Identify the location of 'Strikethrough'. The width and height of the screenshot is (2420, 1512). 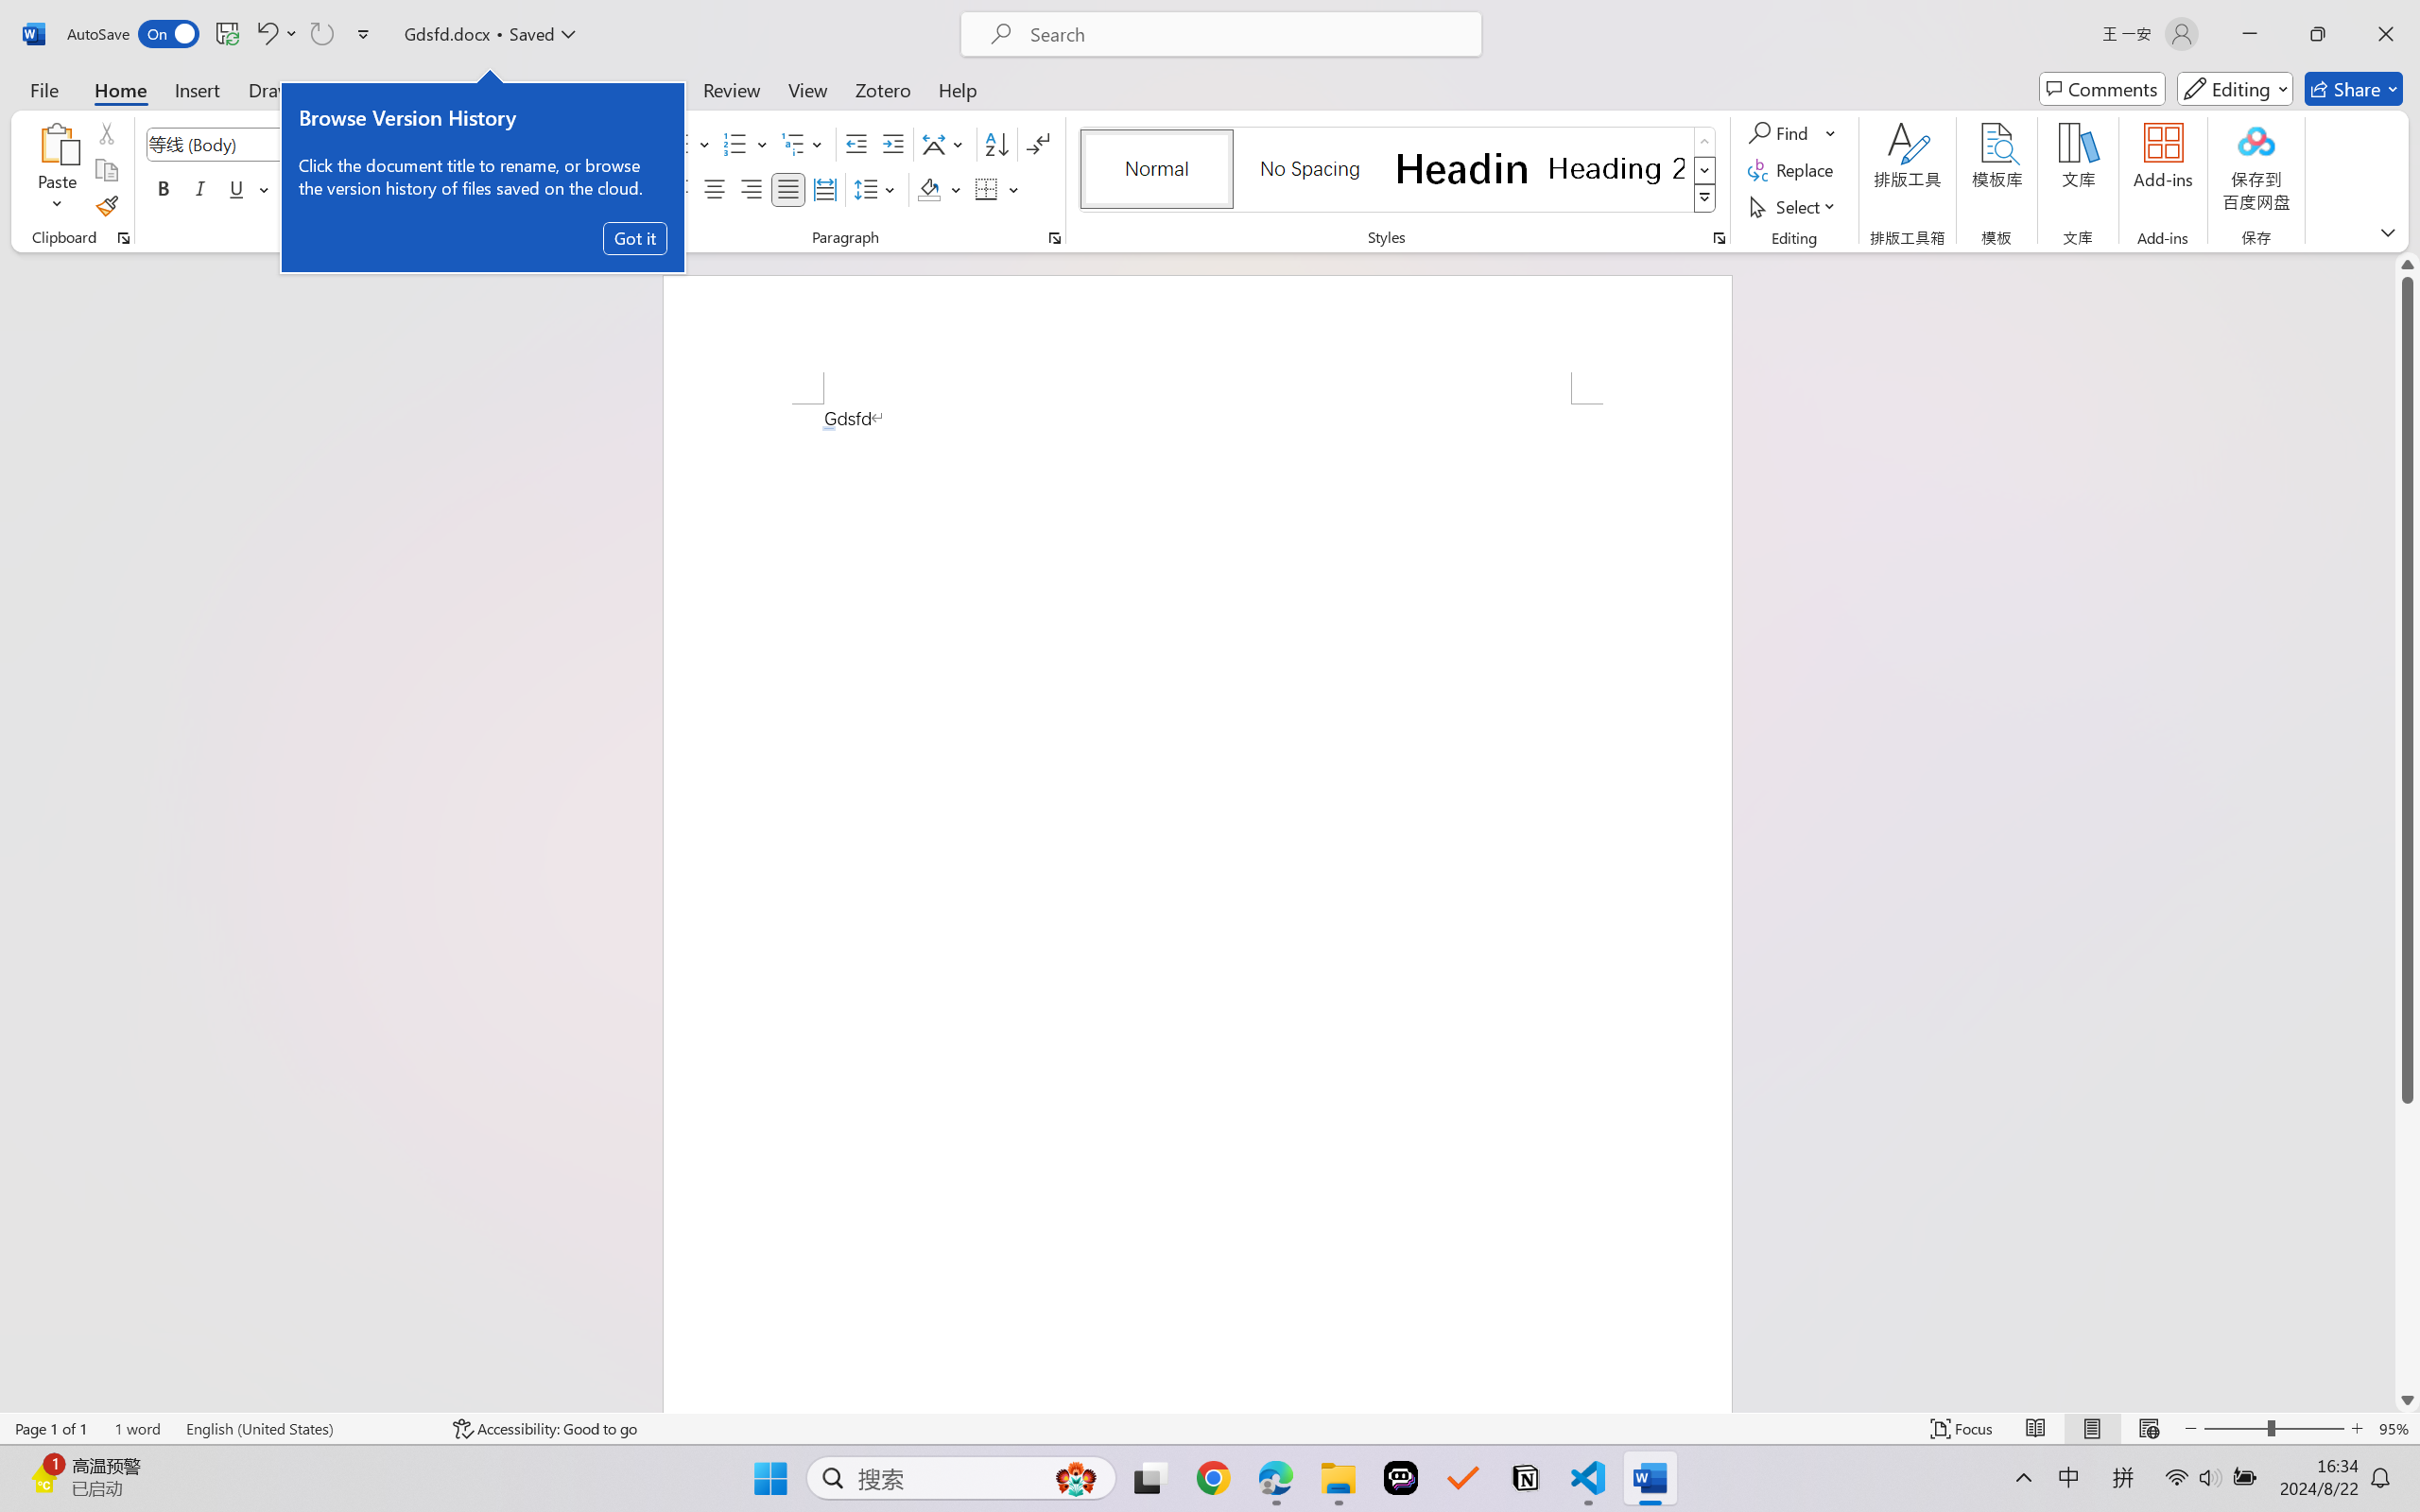
(294, 188).